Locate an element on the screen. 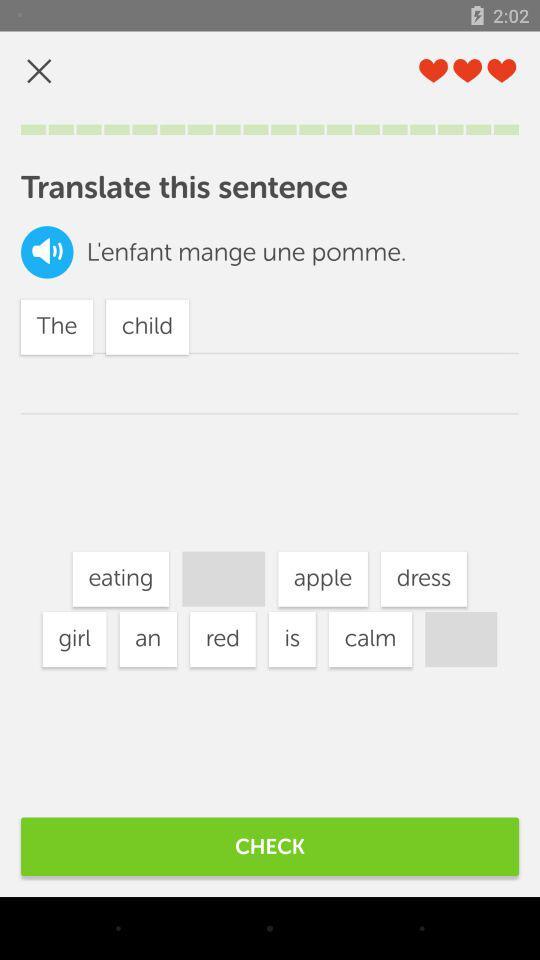  the close icon is located at coordinates (39, 71).